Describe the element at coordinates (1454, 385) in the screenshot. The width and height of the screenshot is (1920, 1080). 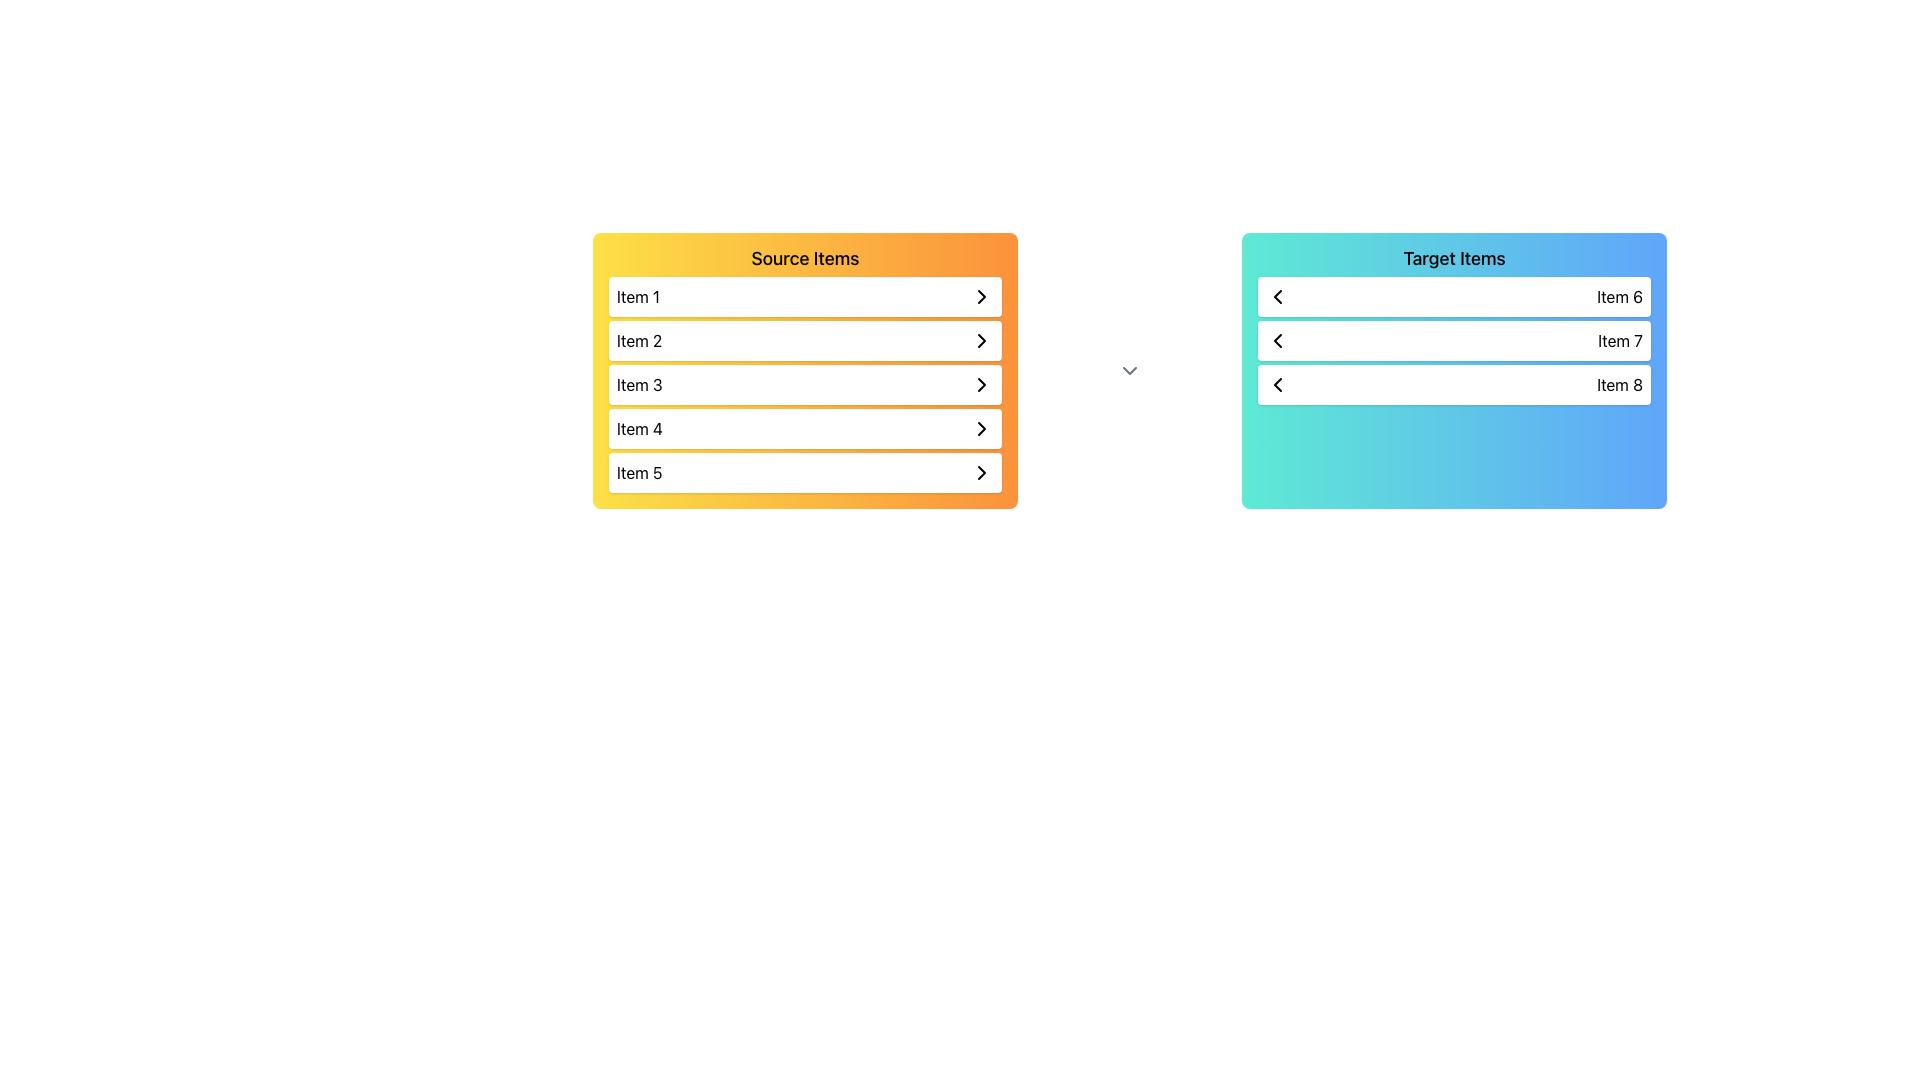
I see `the 'Item 8' list item, which has a white background and a leftward arrow icon` at that location.